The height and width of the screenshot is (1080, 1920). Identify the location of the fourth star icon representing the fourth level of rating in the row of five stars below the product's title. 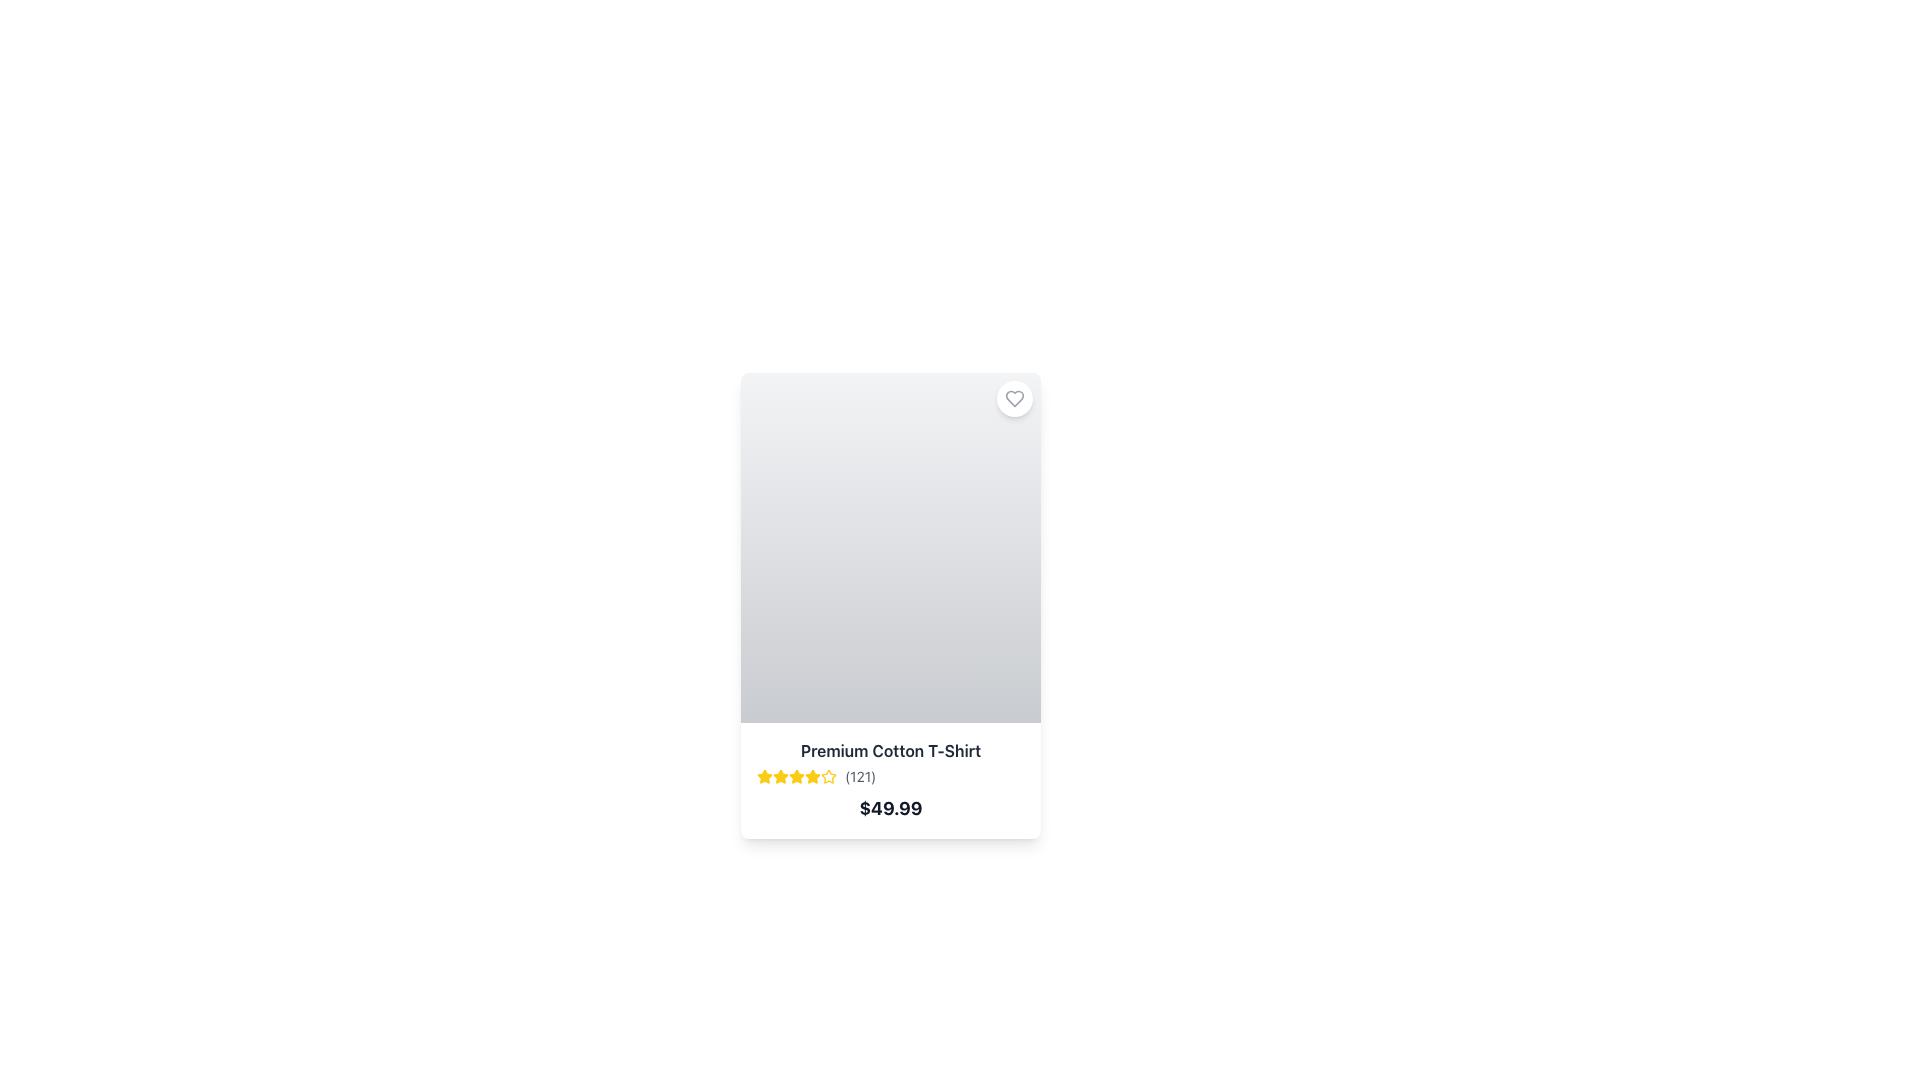
(795, 775).